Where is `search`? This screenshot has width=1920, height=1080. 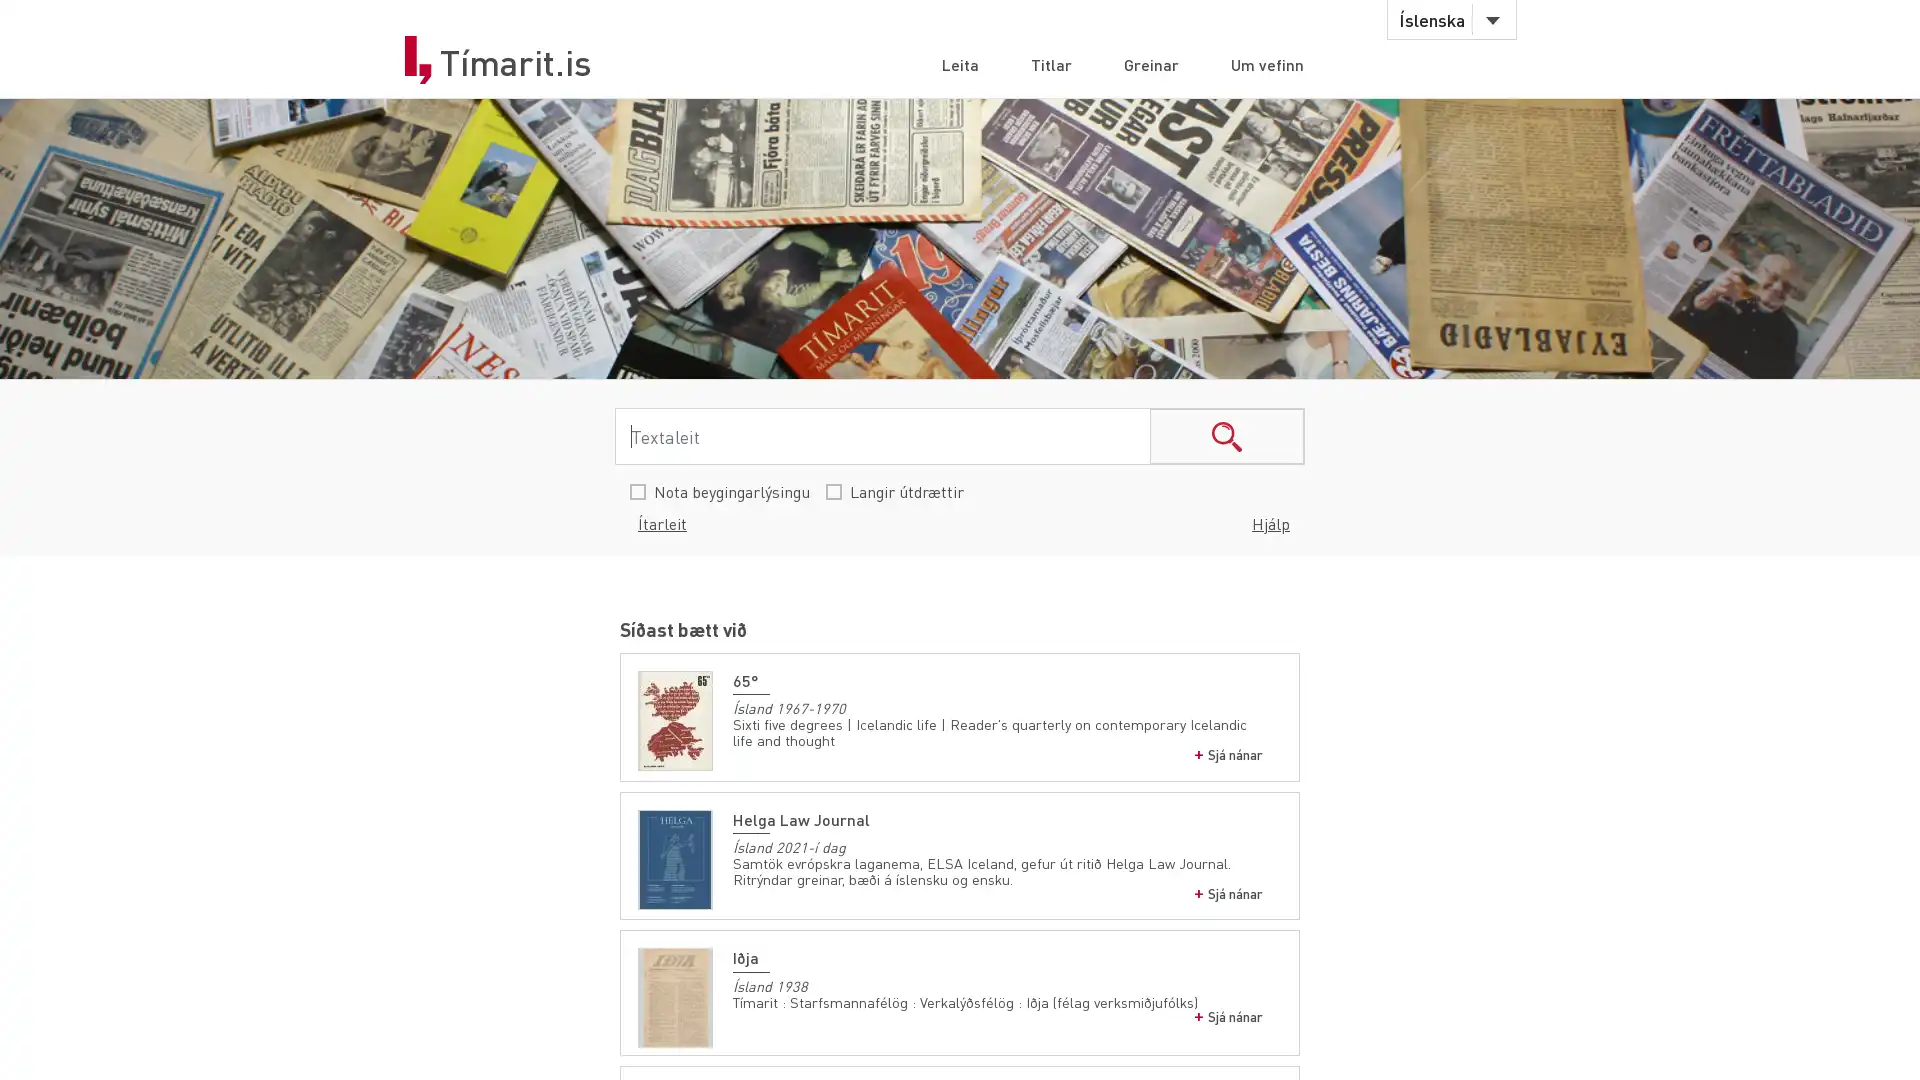 search is located at coordinates (1226, 435).